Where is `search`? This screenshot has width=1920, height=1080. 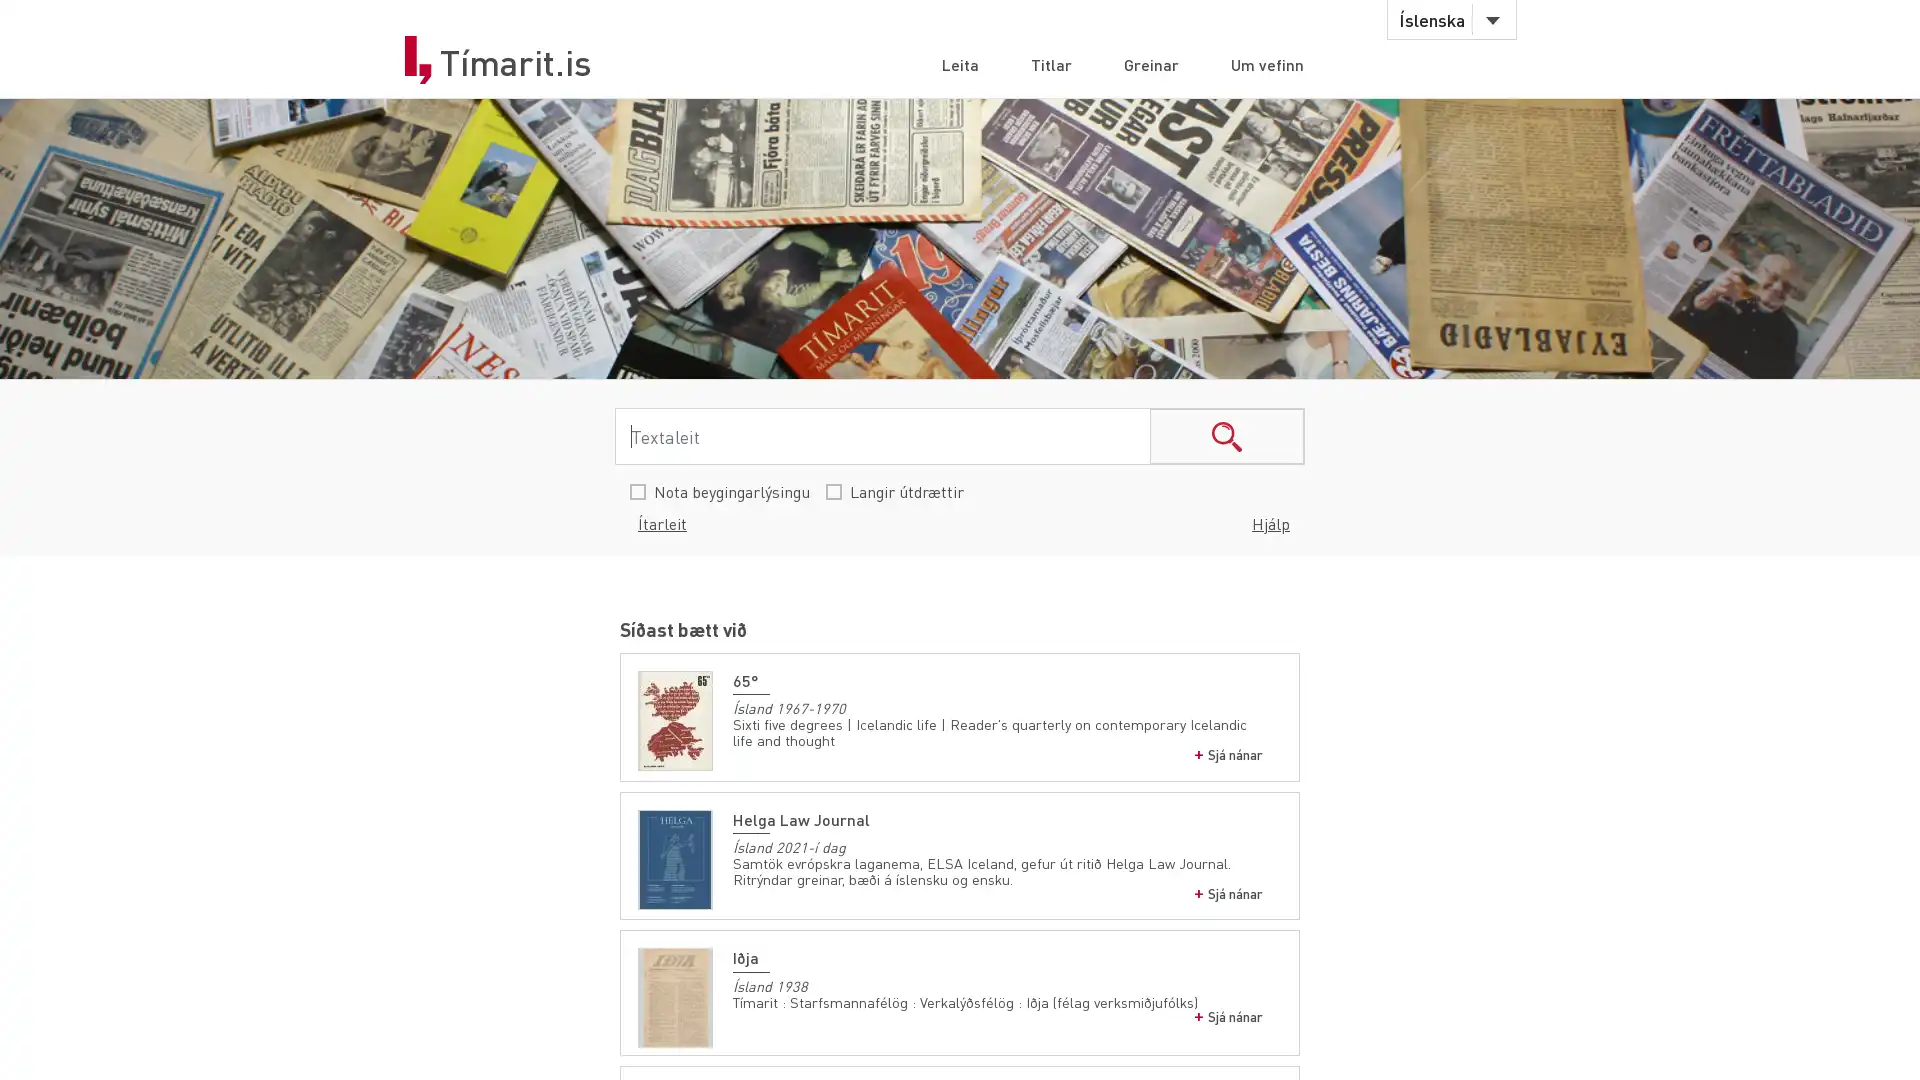 search is located at coordinates (1226, 435).